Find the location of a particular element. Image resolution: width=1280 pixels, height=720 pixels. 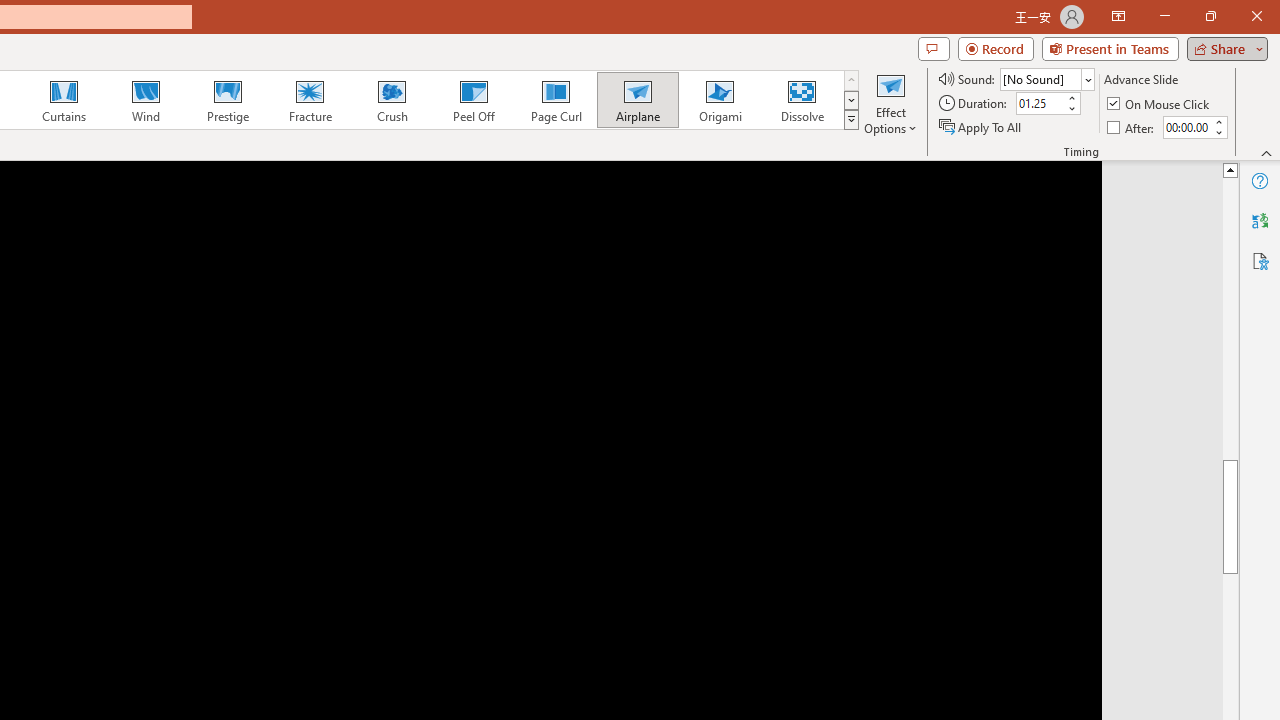

'Crush' is located at coordinates (391, 100).